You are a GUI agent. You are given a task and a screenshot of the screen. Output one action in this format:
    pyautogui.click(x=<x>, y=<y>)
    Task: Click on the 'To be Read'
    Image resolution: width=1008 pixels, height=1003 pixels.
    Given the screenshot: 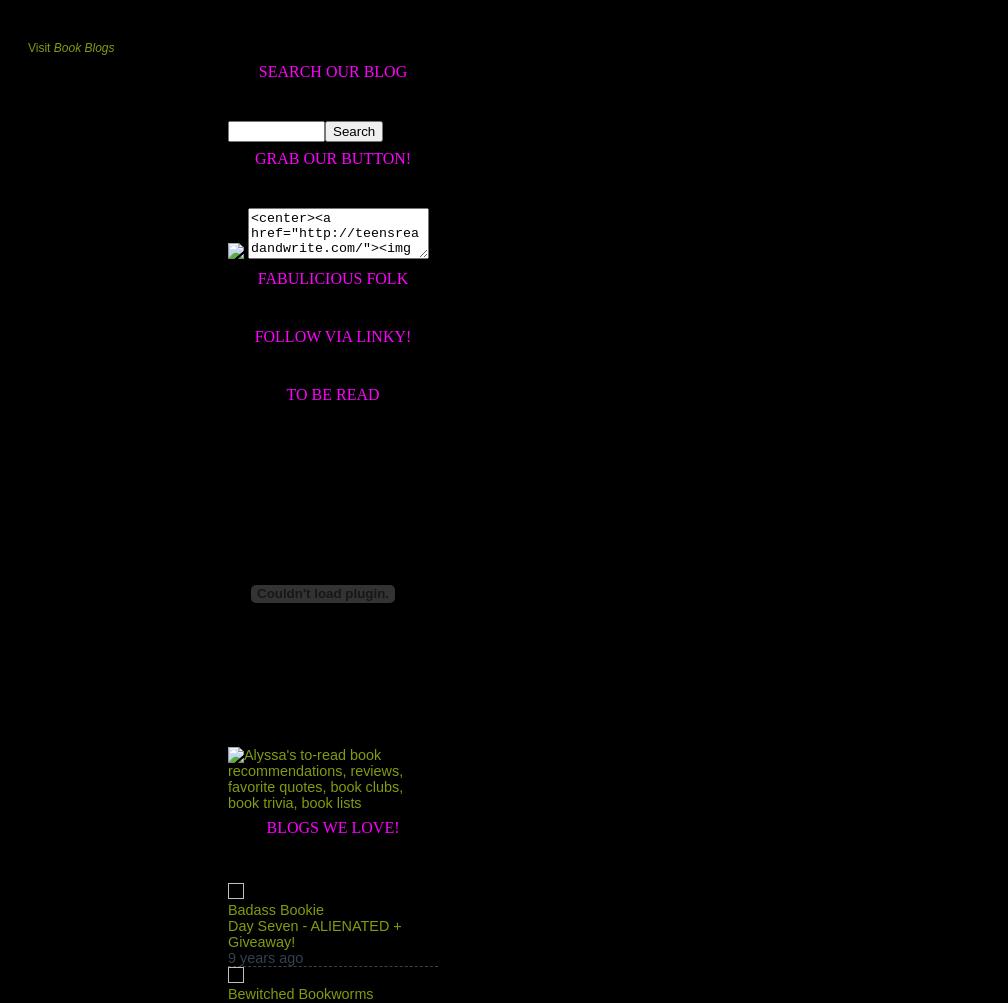 What is the action you would take?
    pyautogui.click(x=285, y=392)
    